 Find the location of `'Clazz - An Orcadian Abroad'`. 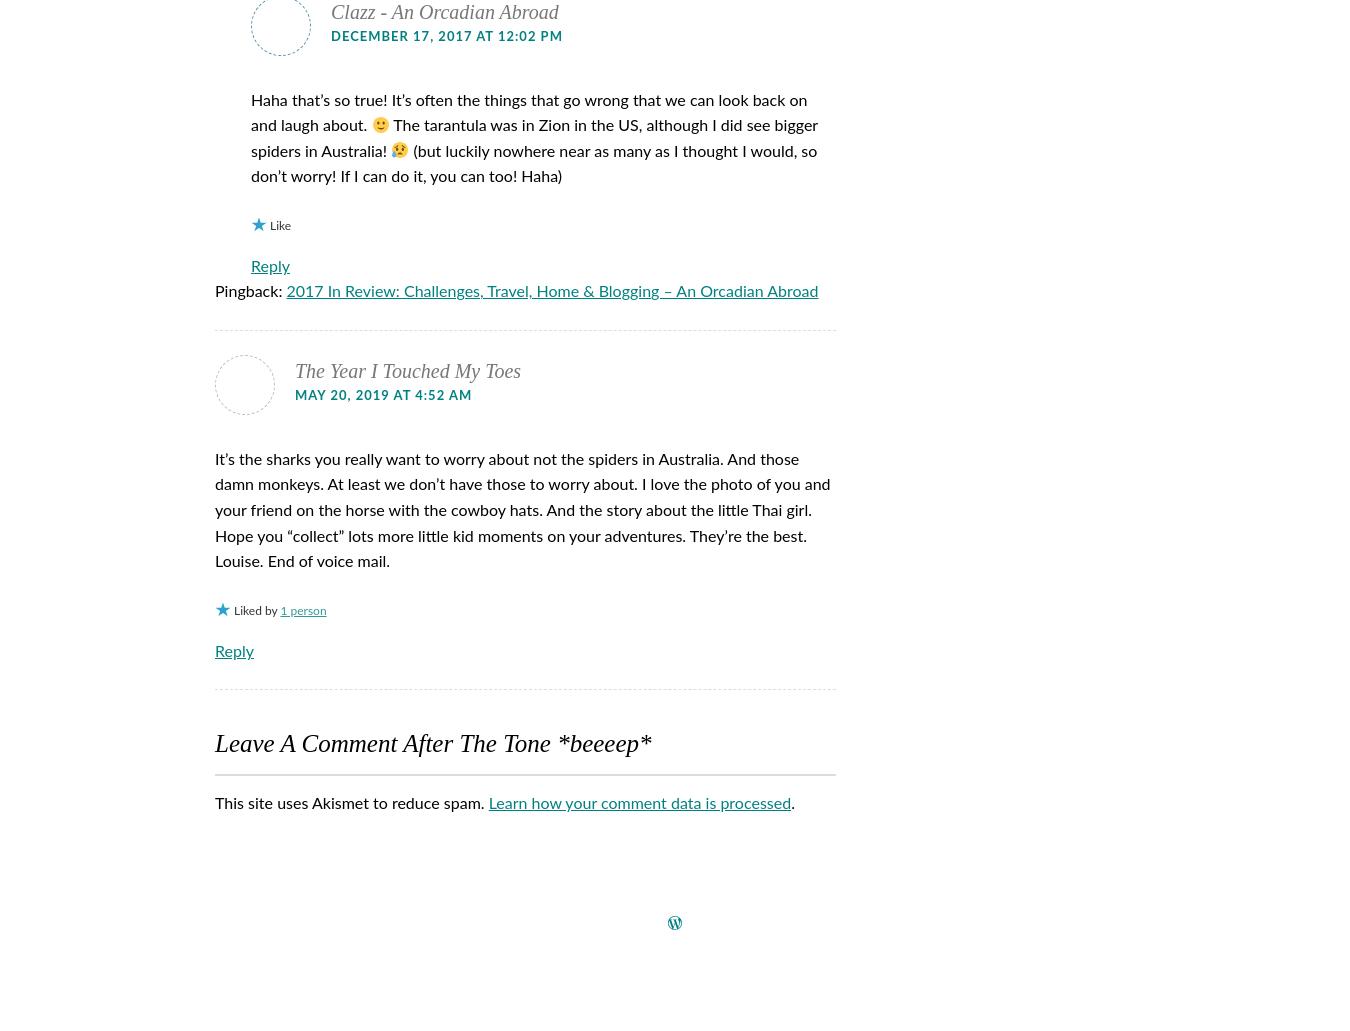

'Clazz - An Orcadian Abroad' is located at coordinates (444, 11).